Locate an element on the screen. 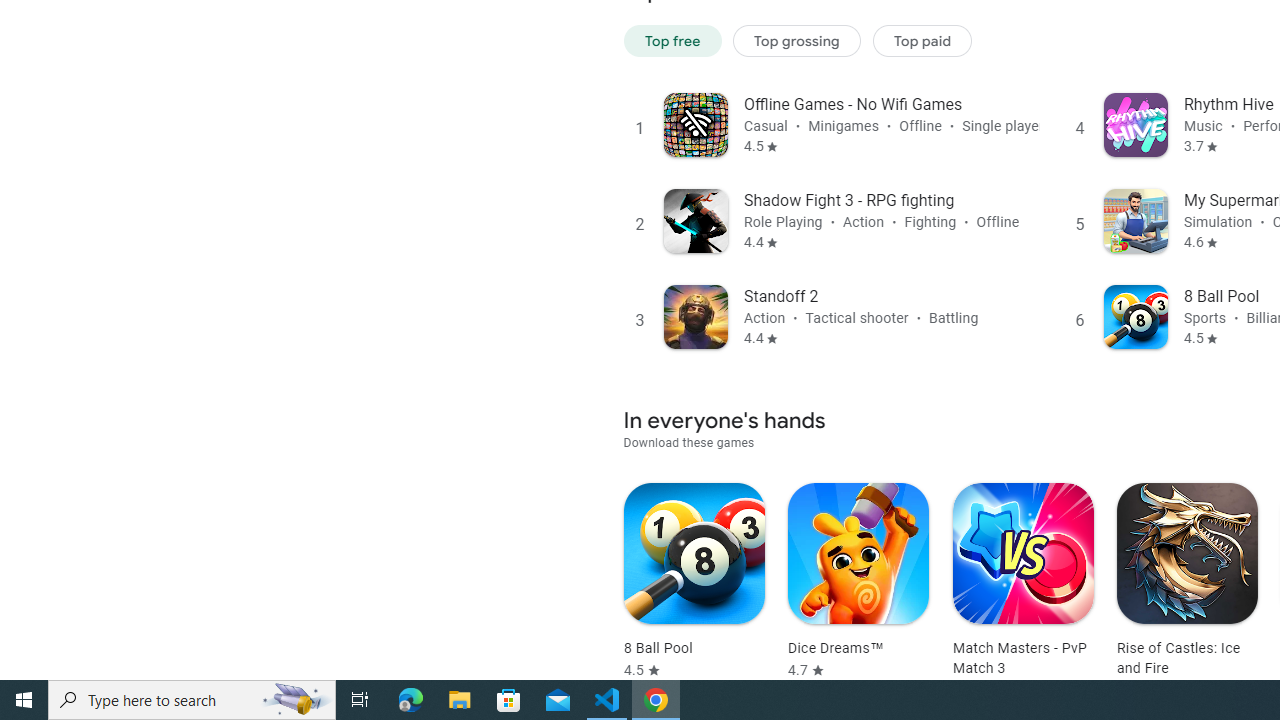 This screenshot has height=720, width=1280. 'Top grossing' is located at coordinates (796, 40).